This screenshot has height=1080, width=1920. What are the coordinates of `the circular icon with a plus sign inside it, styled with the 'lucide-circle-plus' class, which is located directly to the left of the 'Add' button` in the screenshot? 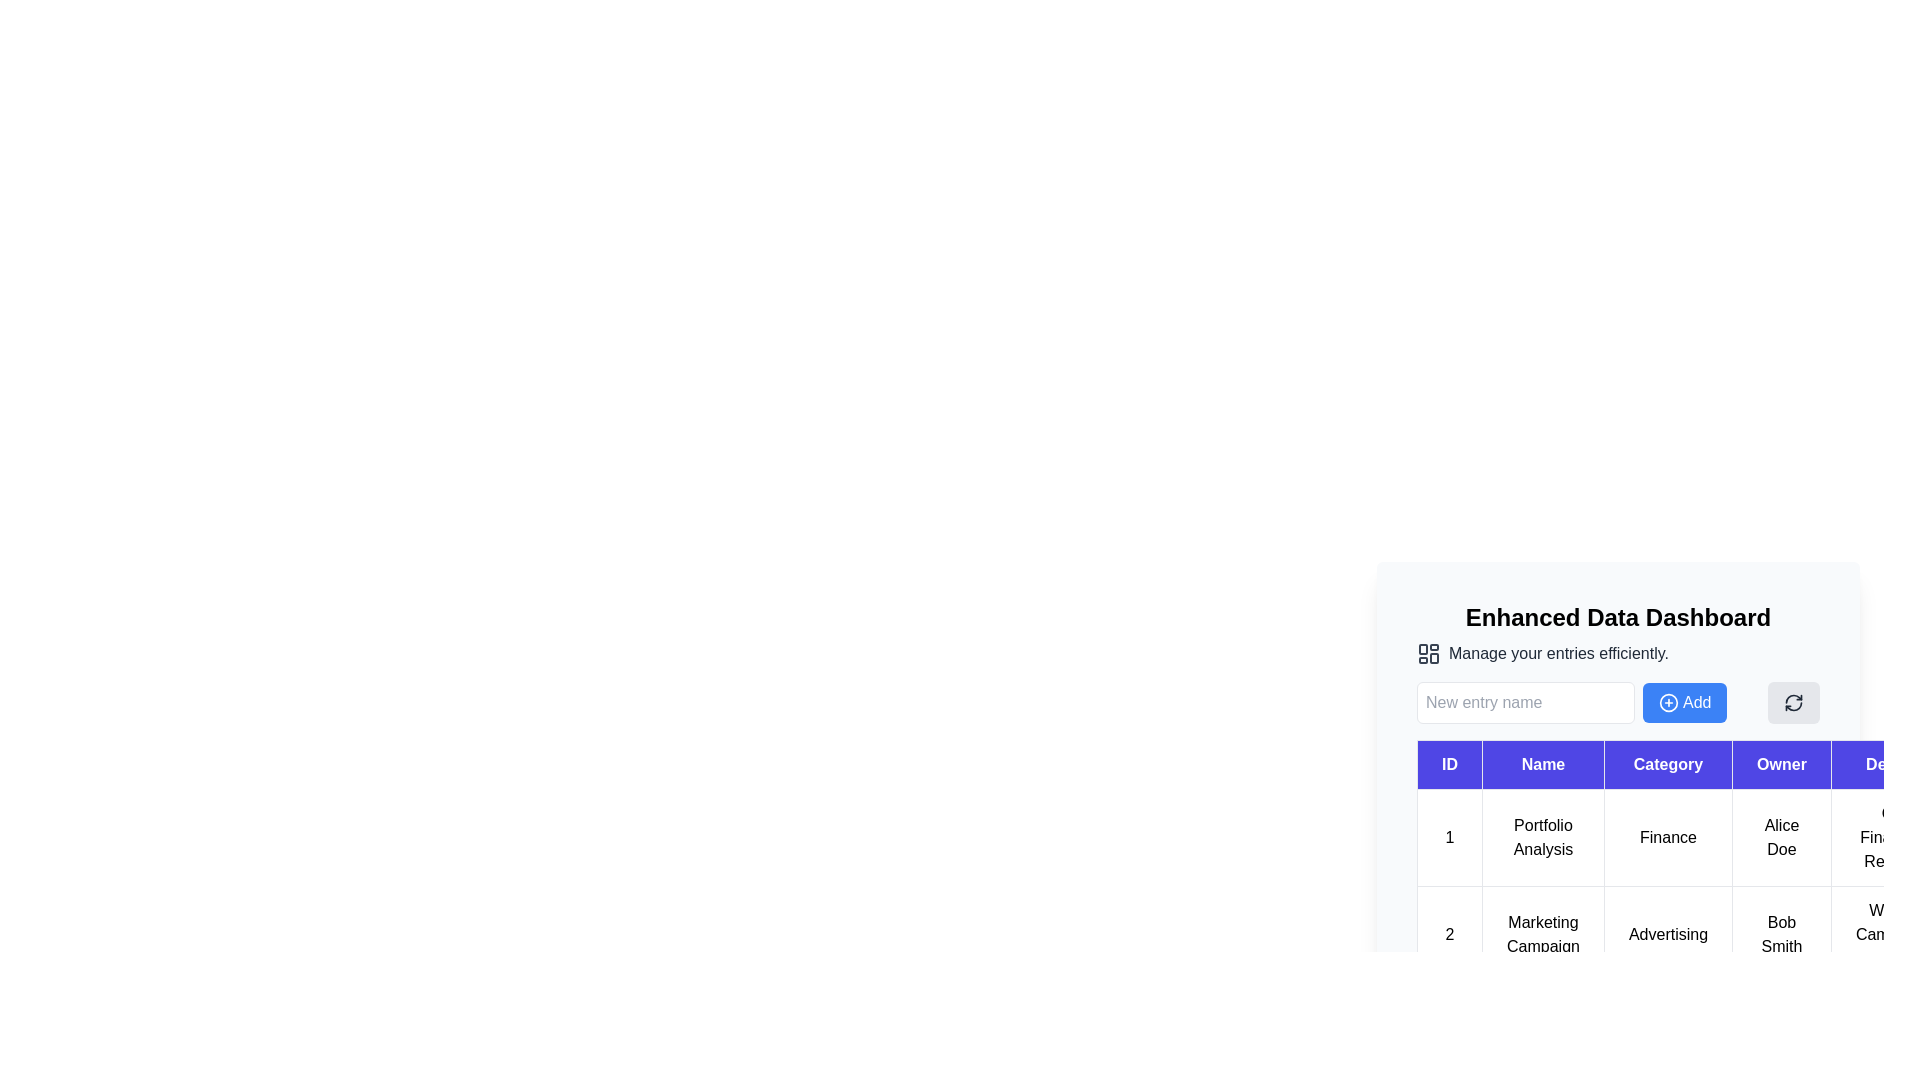 It's located at (1669, 701).